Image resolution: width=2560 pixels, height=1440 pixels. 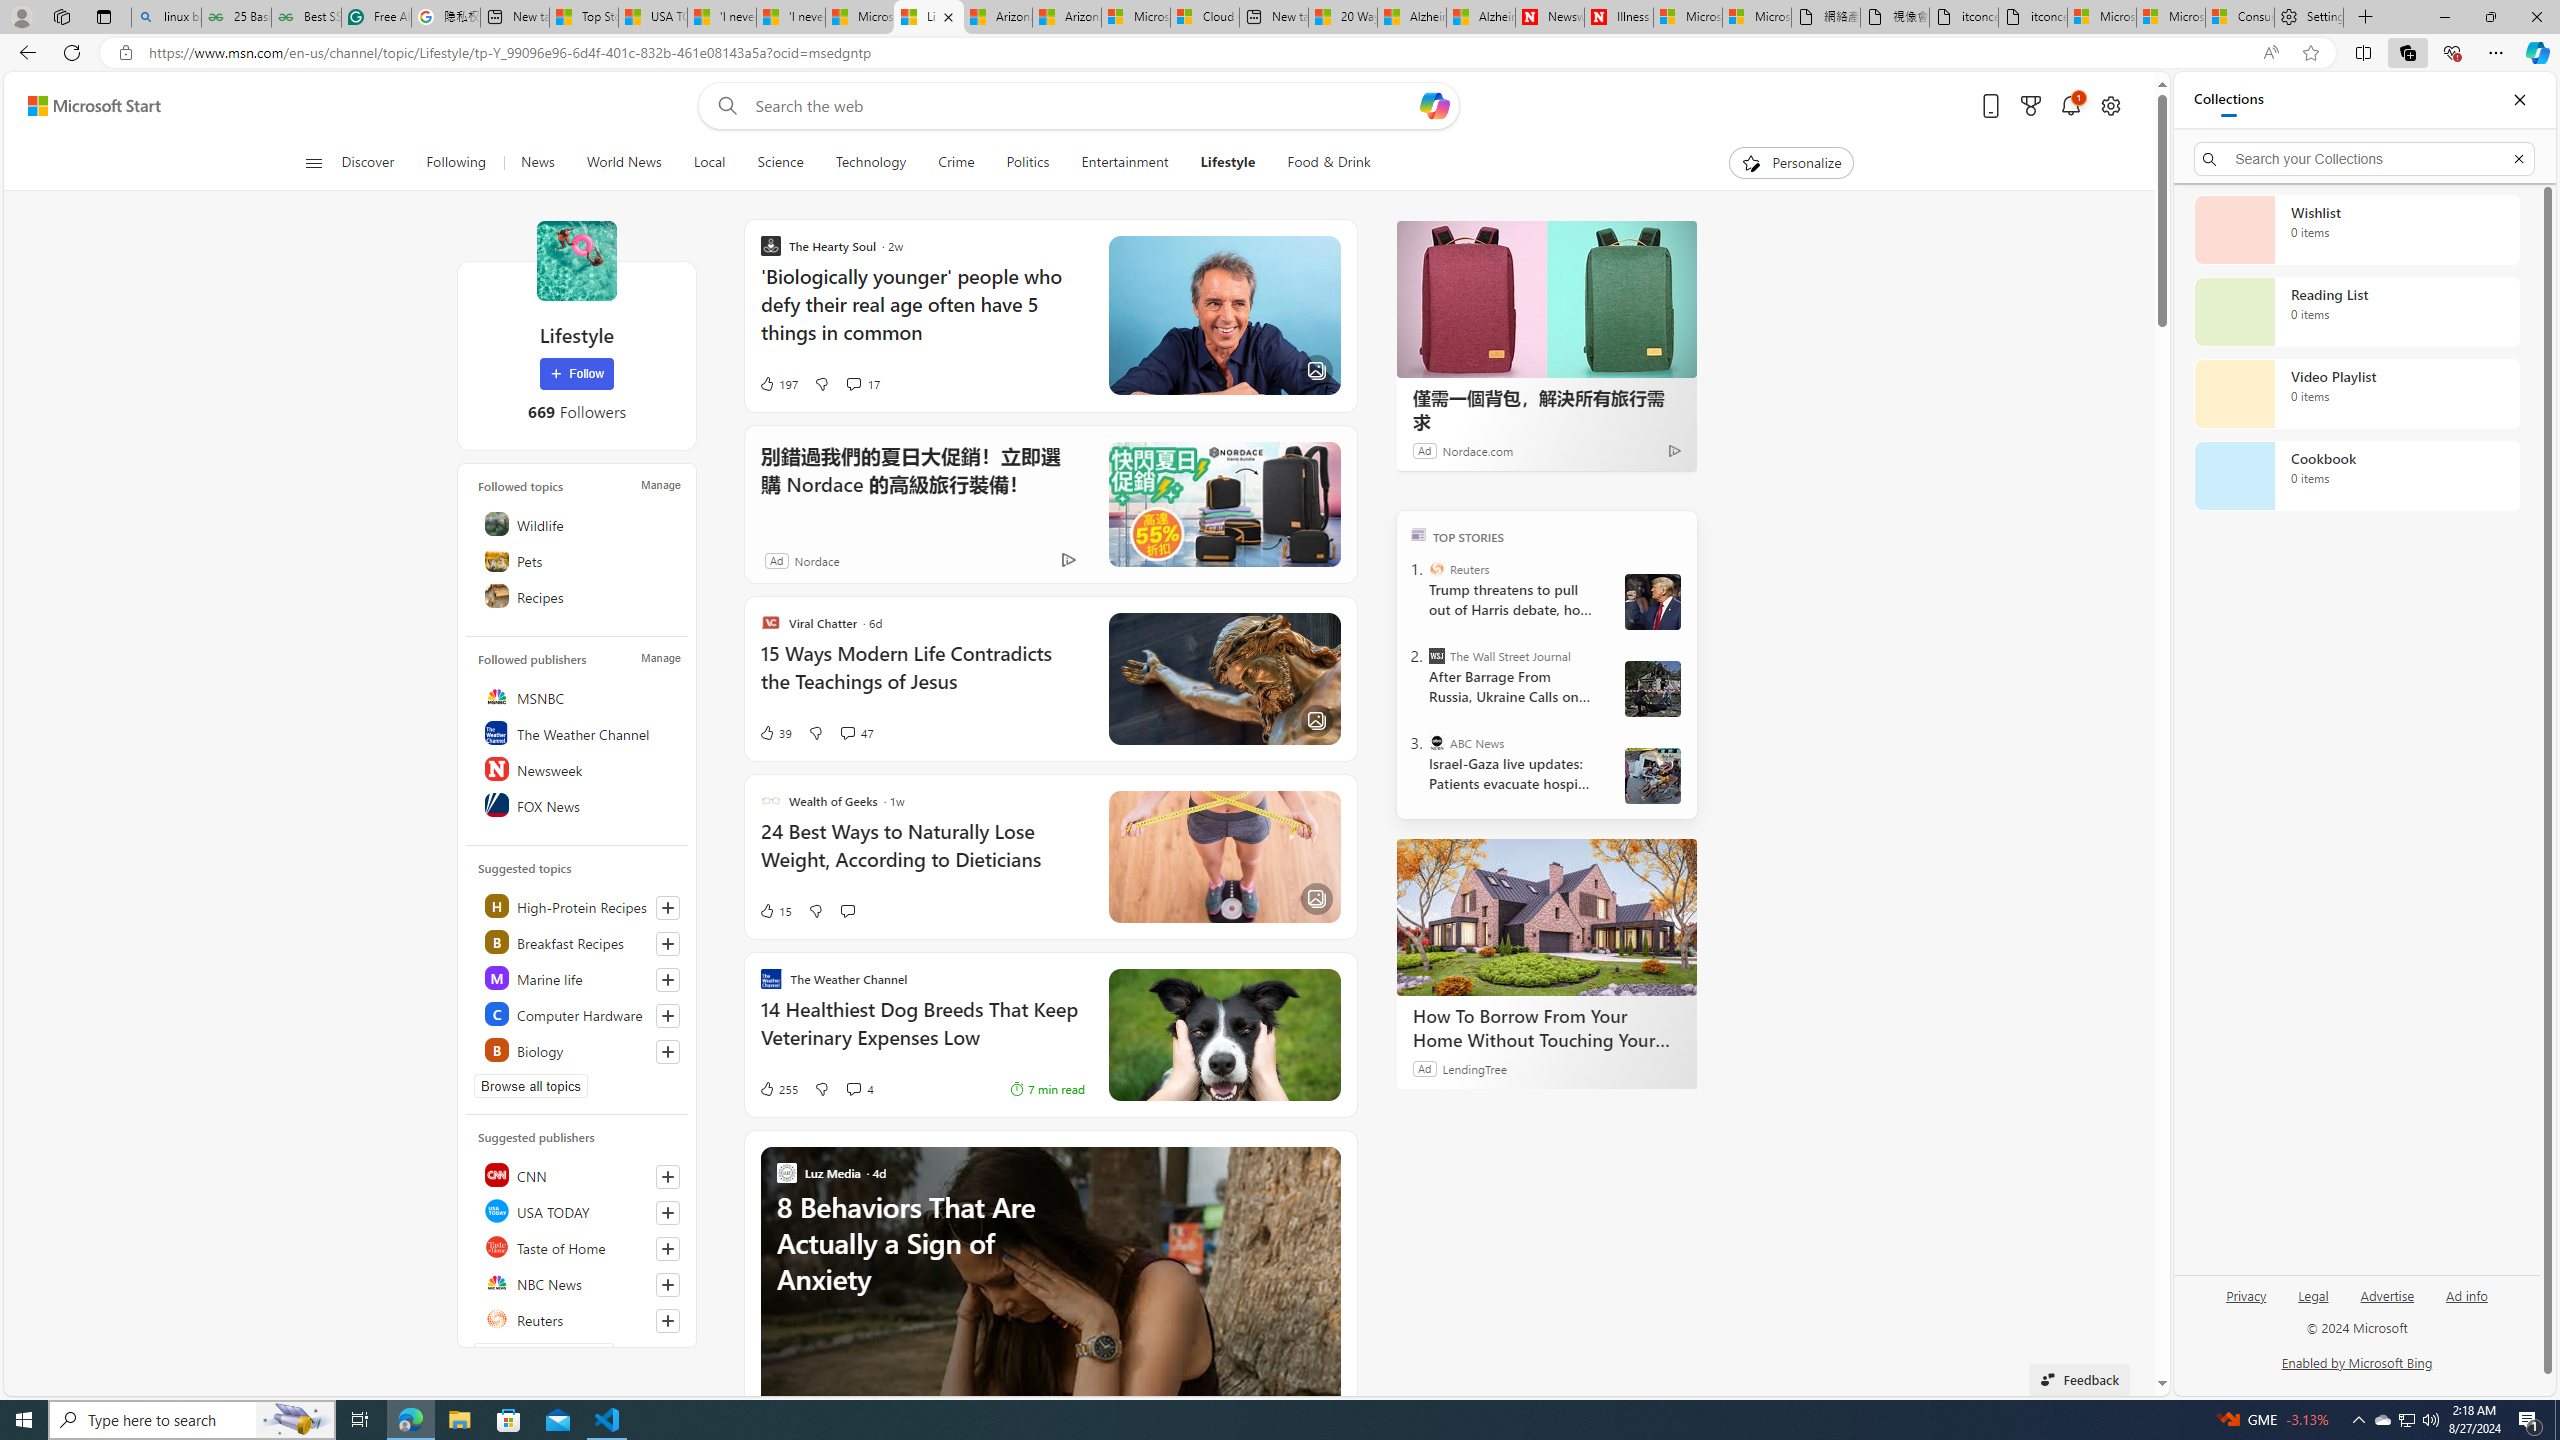 I want to click on 'Notifications', so click(x=2070, y=106).